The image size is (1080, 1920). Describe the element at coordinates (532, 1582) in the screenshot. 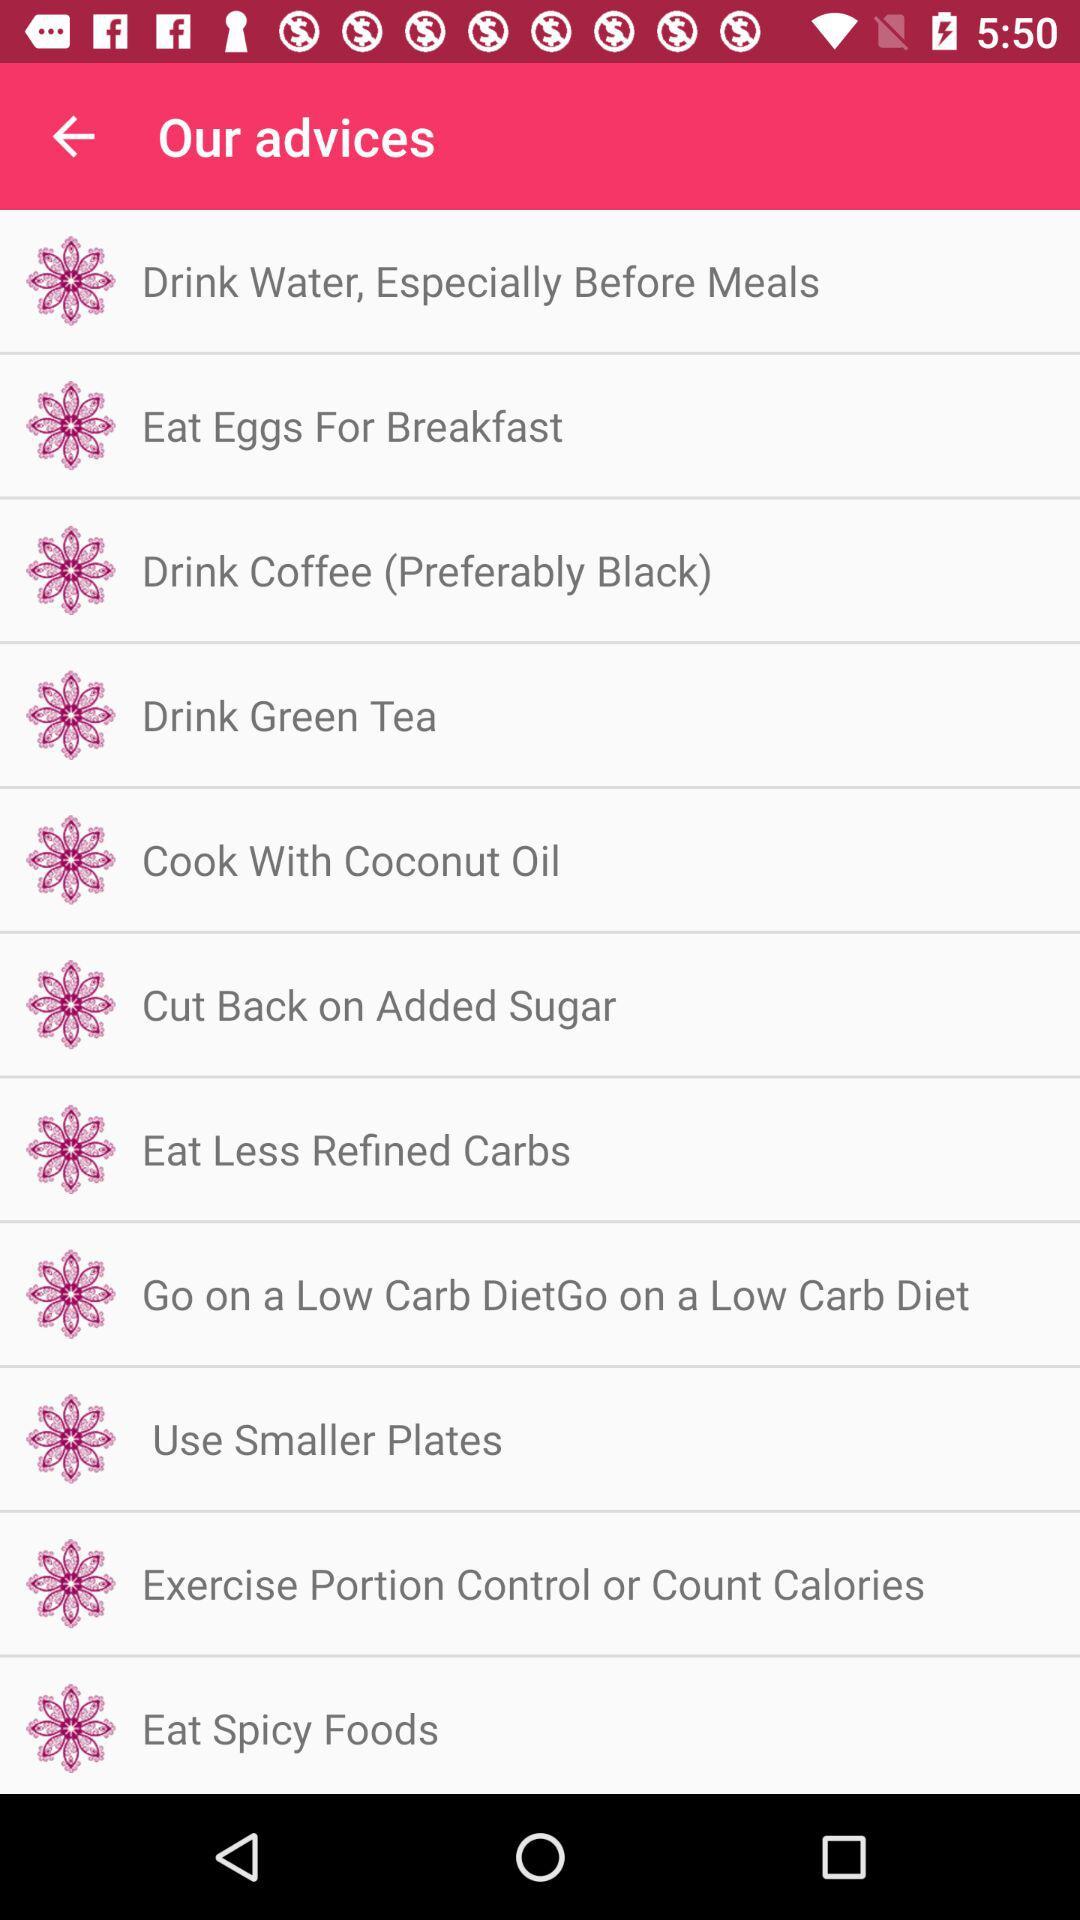

I see `the exercise portion control` at that location.